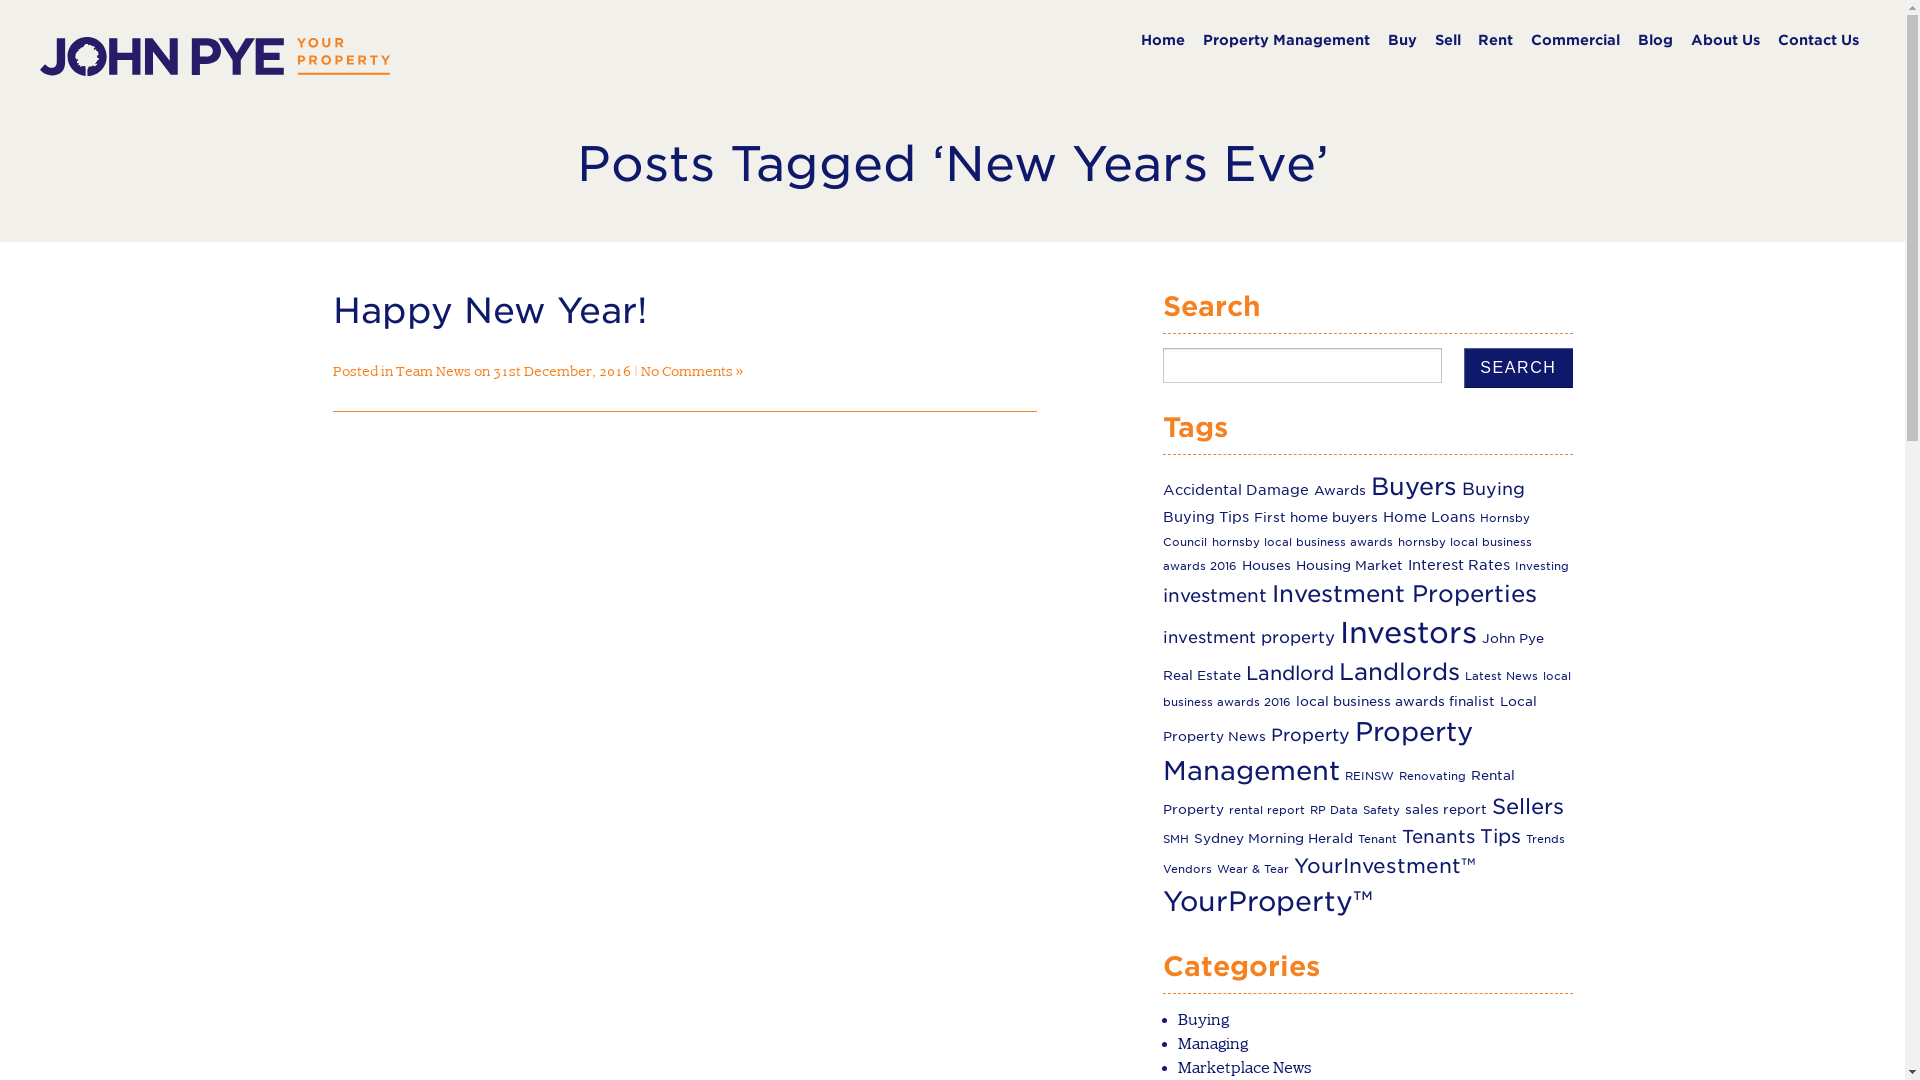 This screenshot has height=1080, width=1920. What do you see at coordinates (1318, 751) in the screenshot?
I see `'Property Management'` at bounding box center [1318, 751].